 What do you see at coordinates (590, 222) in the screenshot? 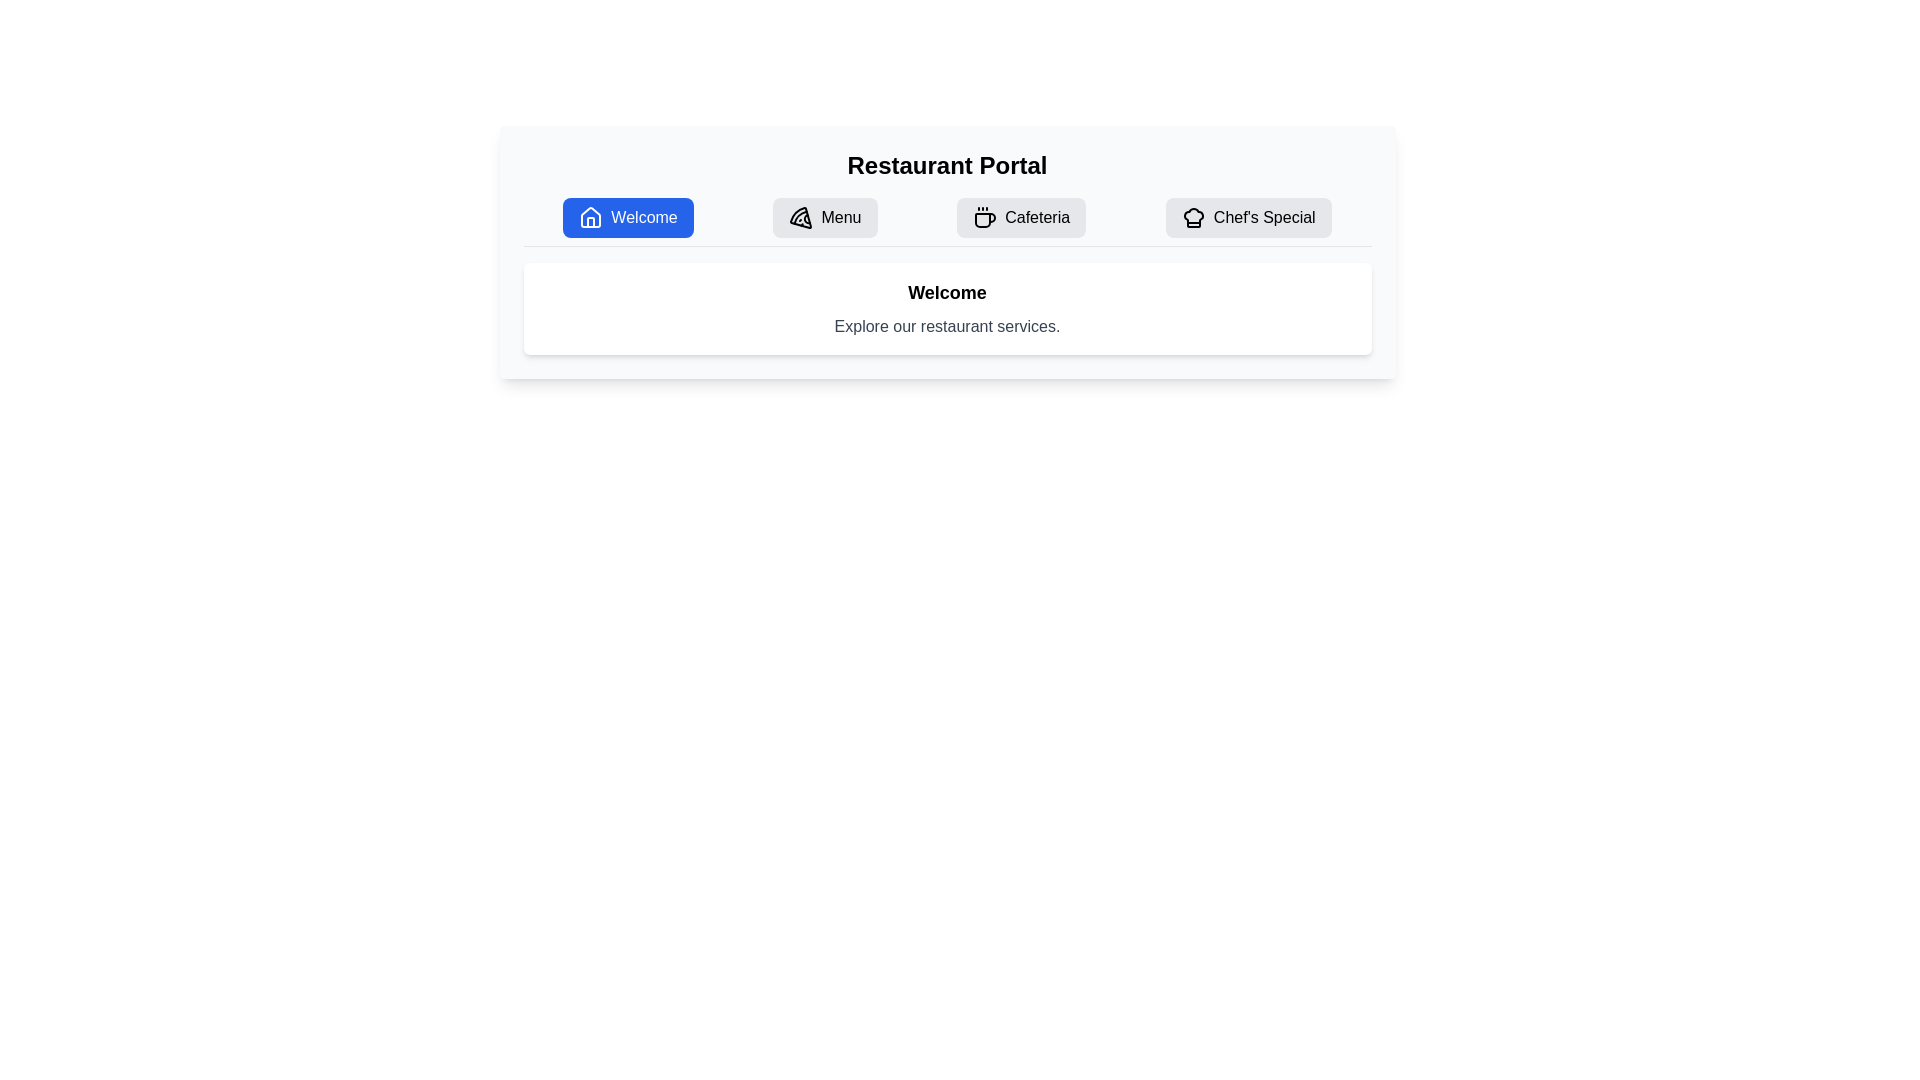
I see `the 'Welcome' button that contains the house icon, which serves as a decorative representation of the home concept` at bounding box center [590, 222].